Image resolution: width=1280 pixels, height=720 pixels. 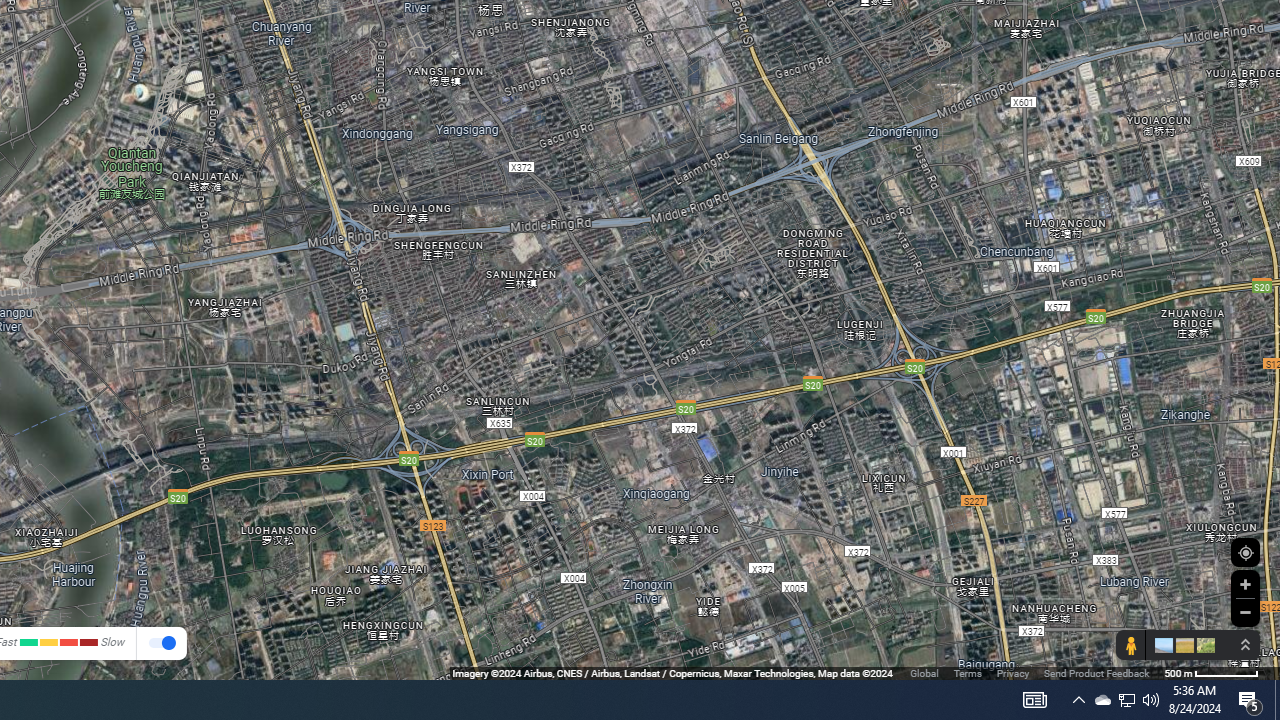 I want to click on 'Zoom out', so click(x=1244, y=611).